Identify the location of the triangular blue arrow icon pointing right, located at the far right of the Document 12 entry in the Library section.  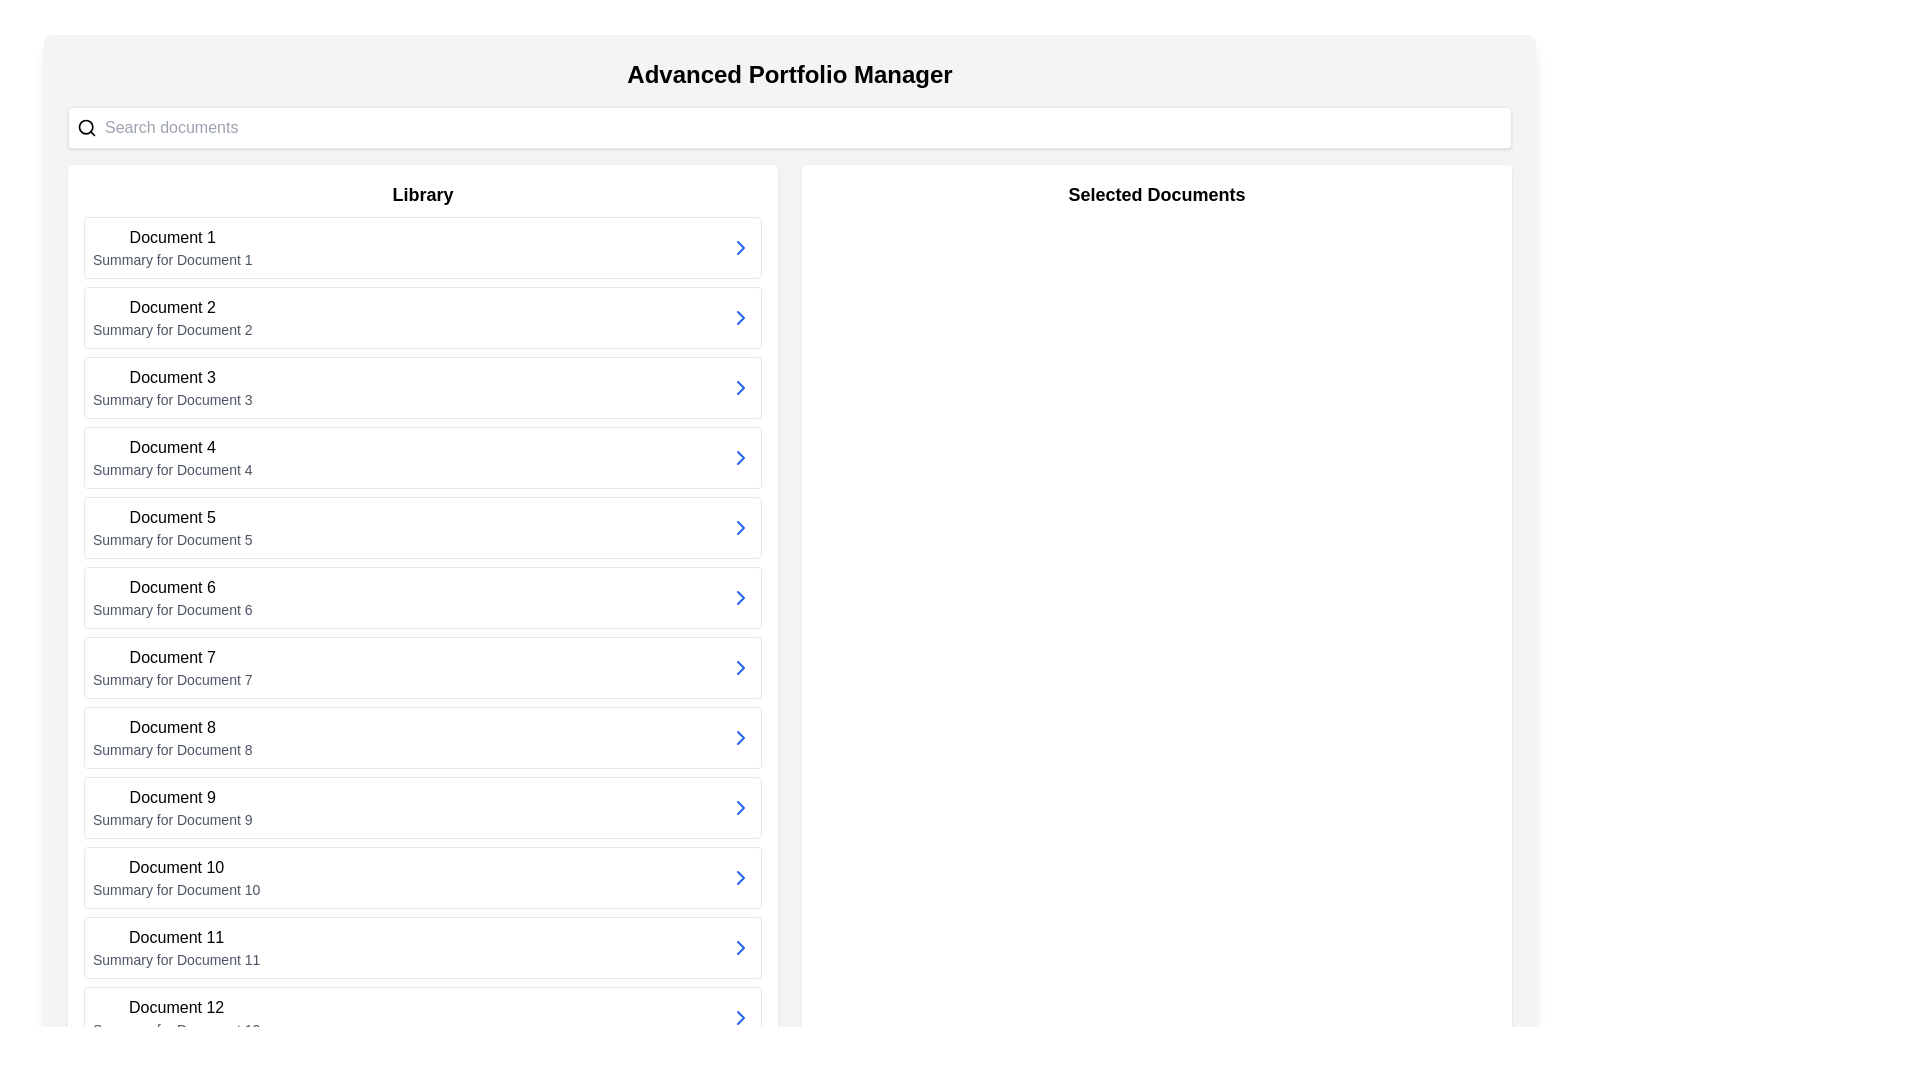
(739, 947).